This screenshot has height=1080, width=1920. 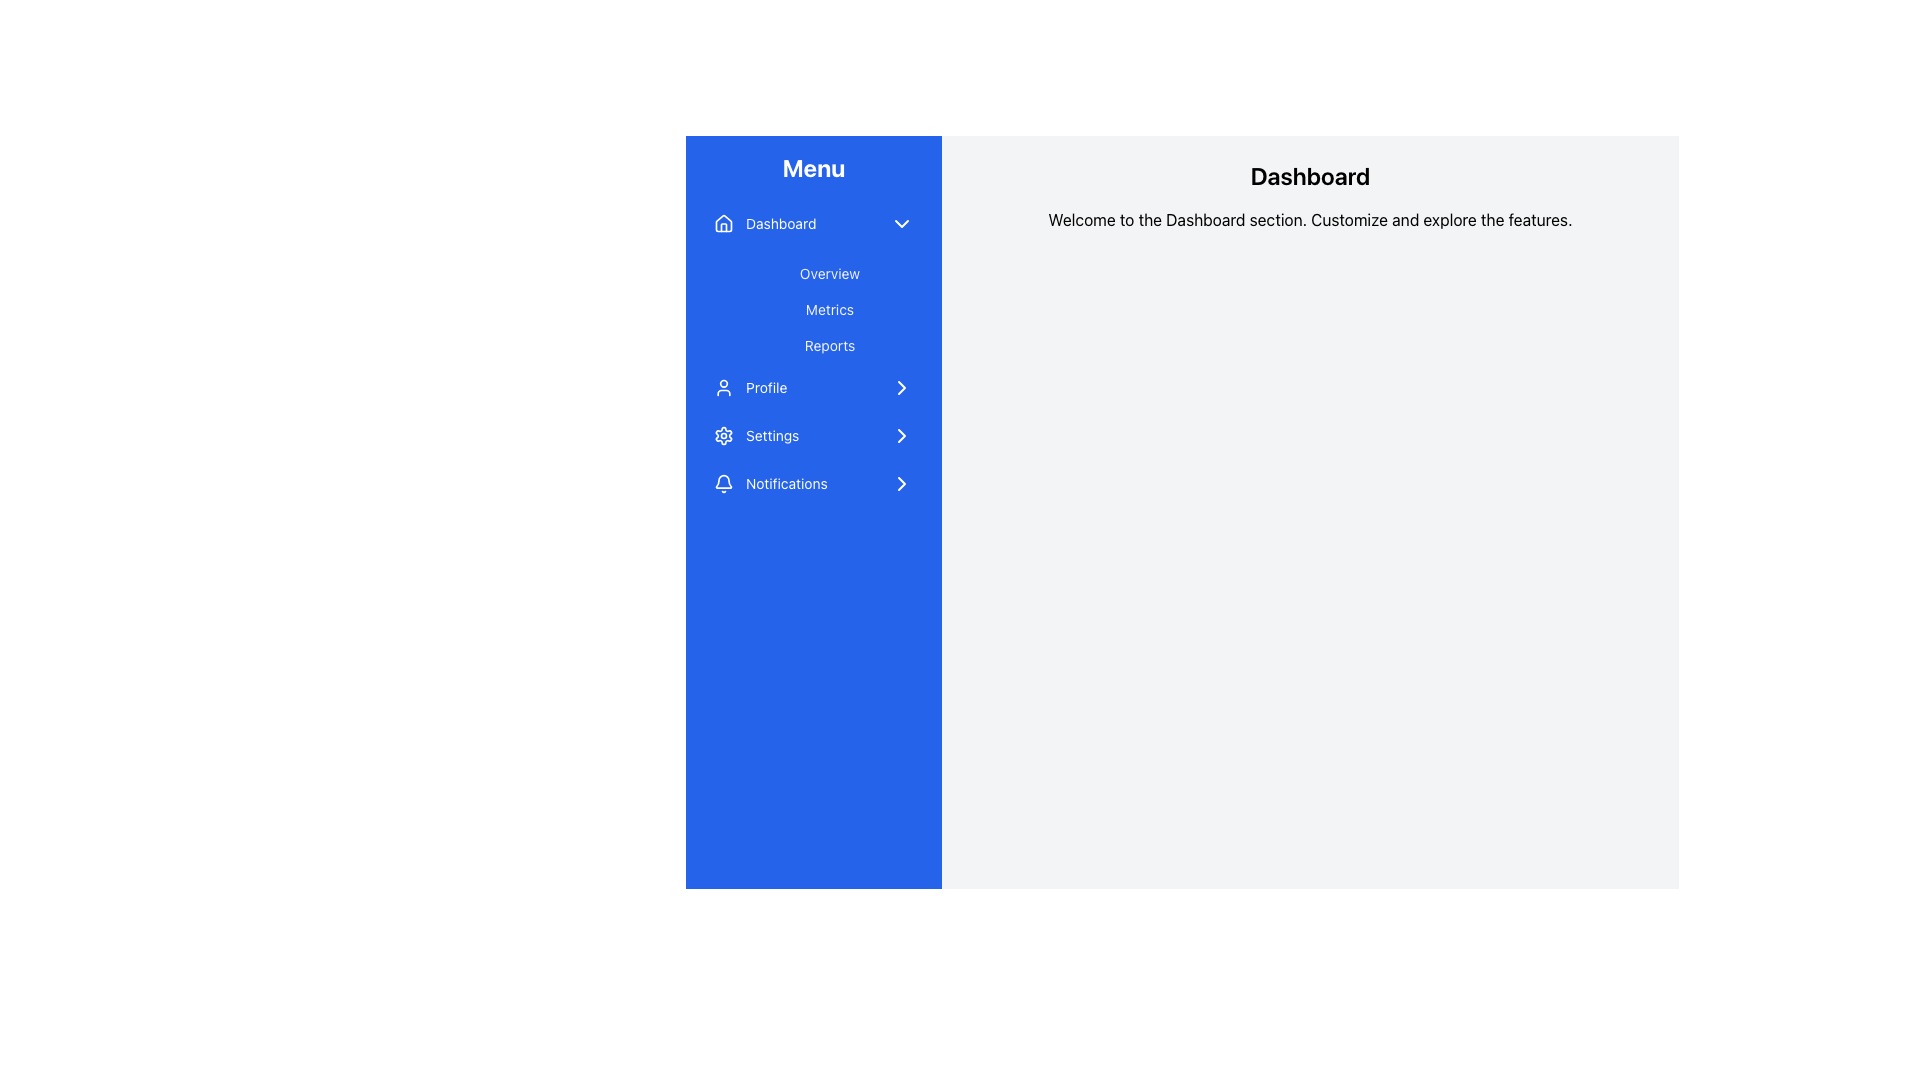 What do you see at coordinates (765, 388) in the screenshot?
I see `the 'Profile' text label, which is the third item in the vertical navigation menu on the left side` at bounding box center [765, 388].